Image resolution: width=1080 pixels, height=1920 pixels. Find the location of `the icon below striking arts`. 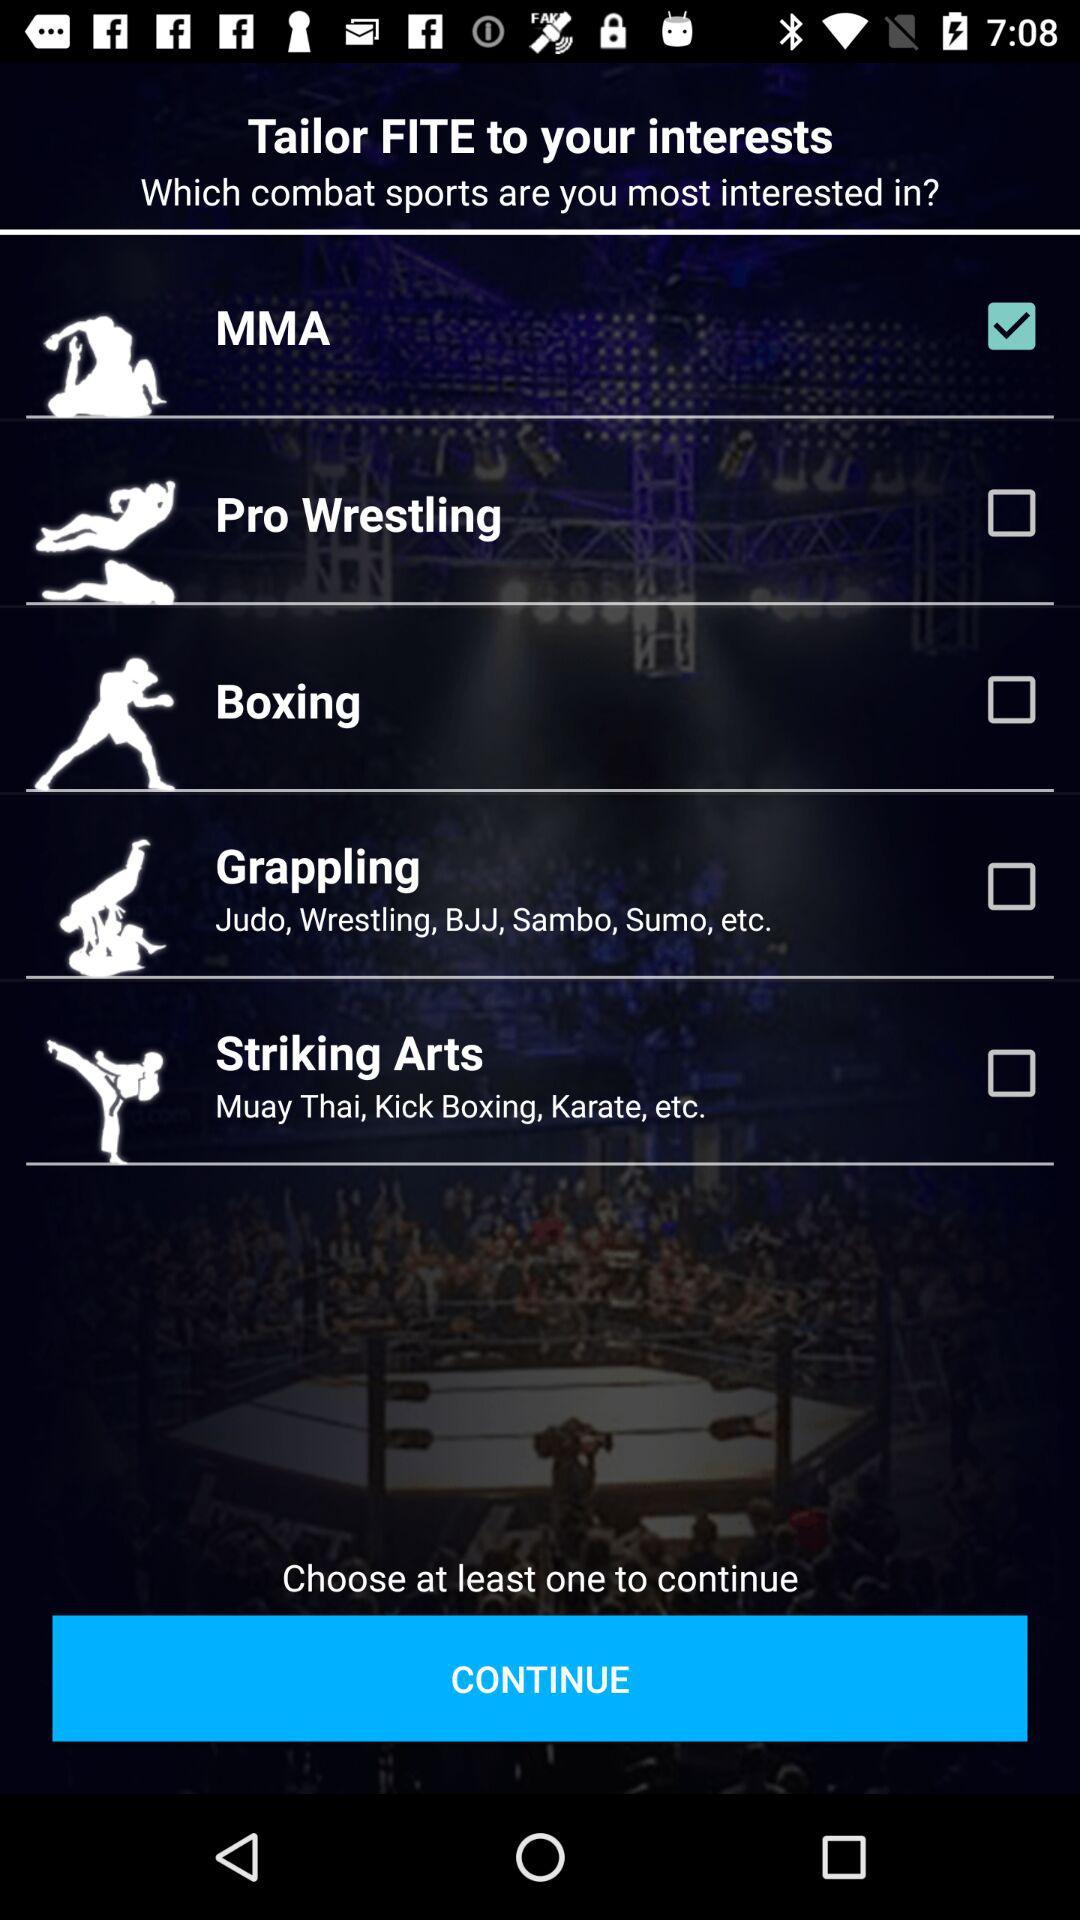

the icon below striking arts is located at coordinates (460, 1104).